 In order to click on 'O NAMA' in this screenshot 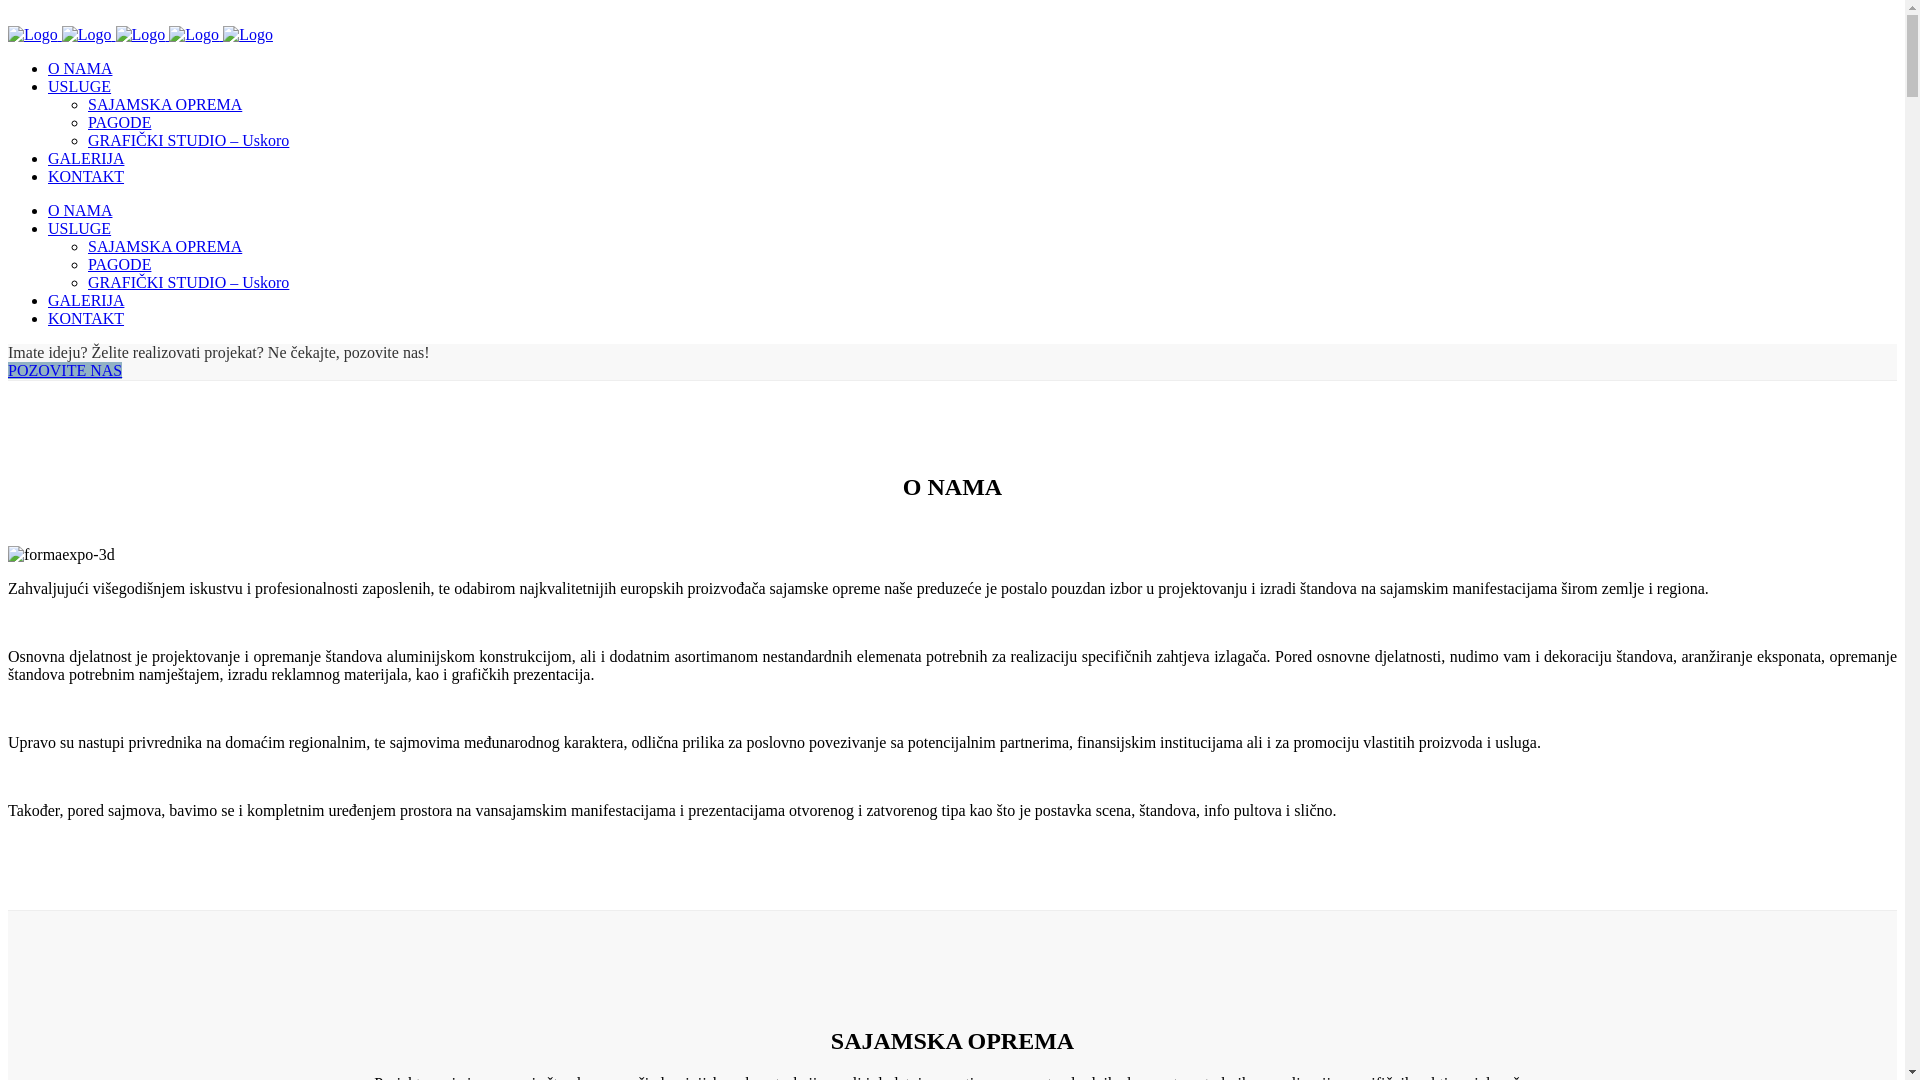, I will do `click(80, 67)`.